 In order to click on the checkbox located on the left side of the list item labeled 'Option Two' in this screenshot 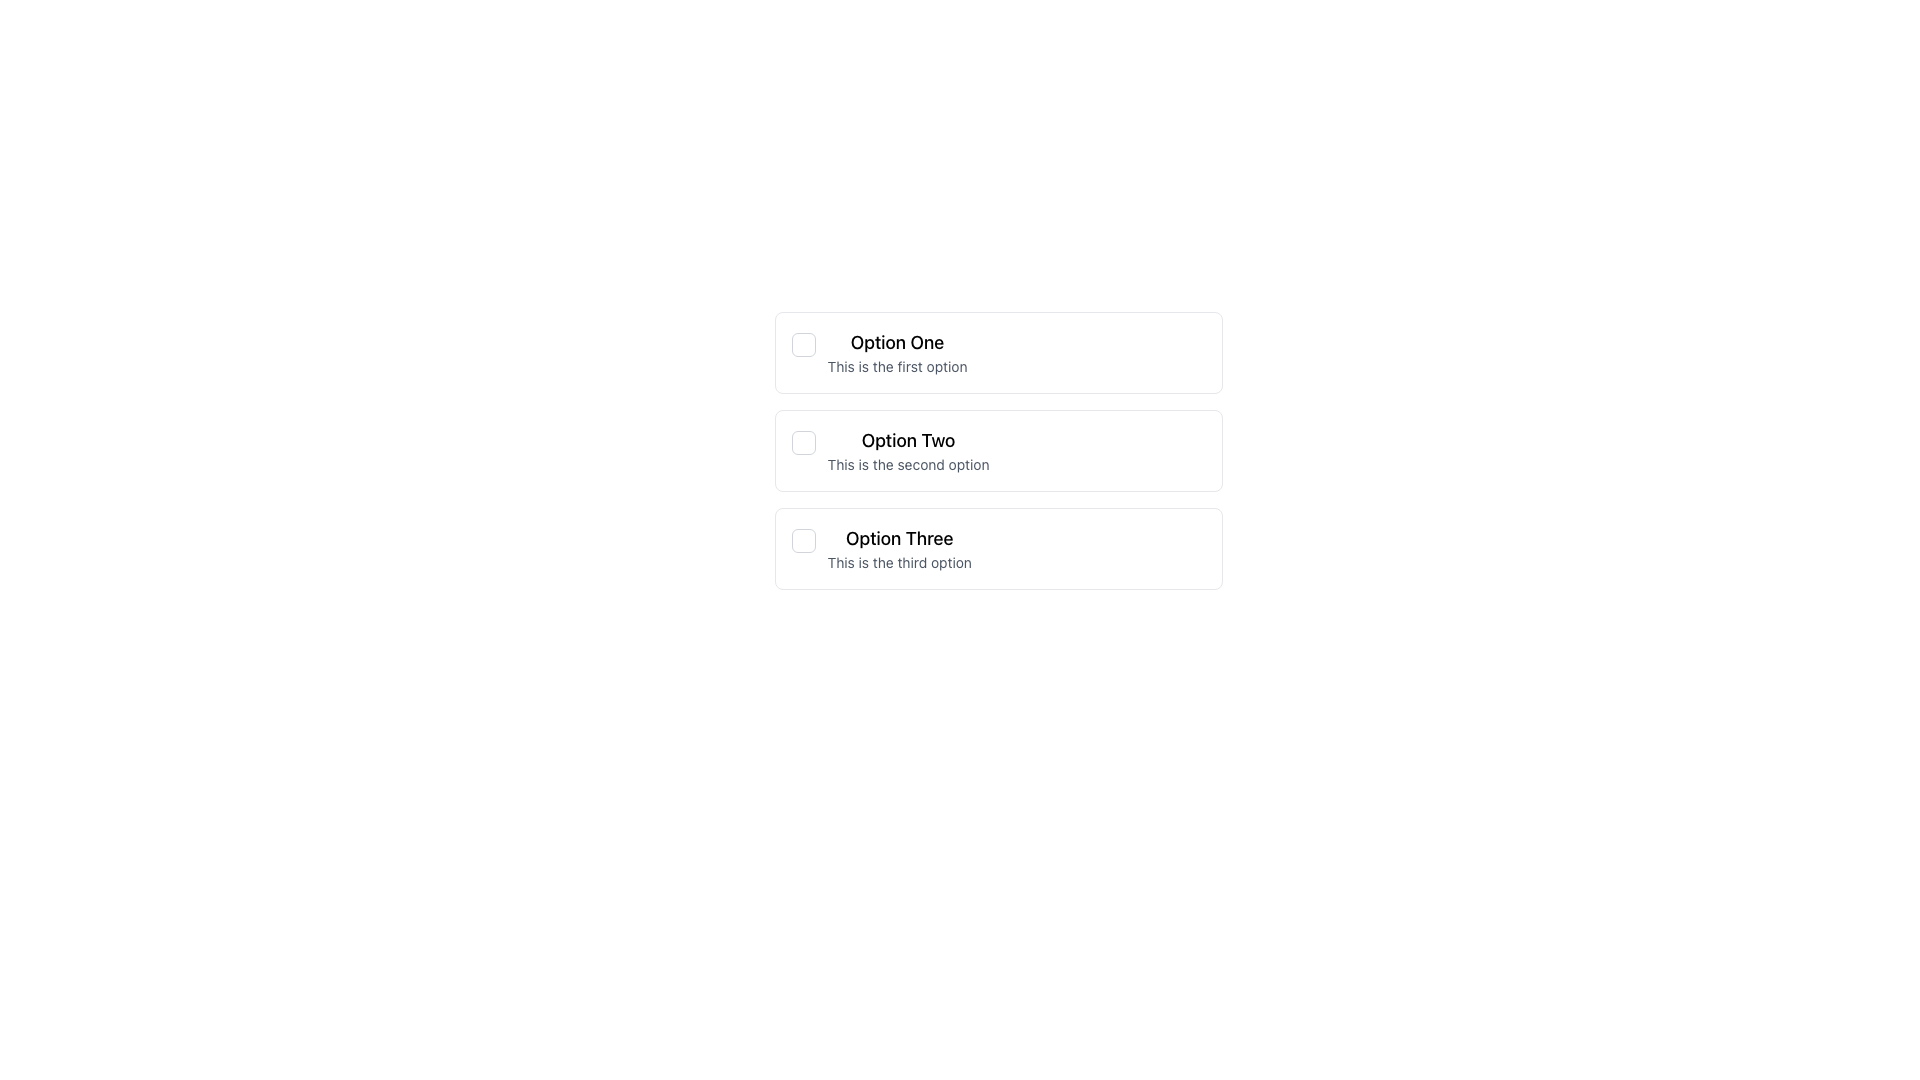, I will do `click(803, 442)`.